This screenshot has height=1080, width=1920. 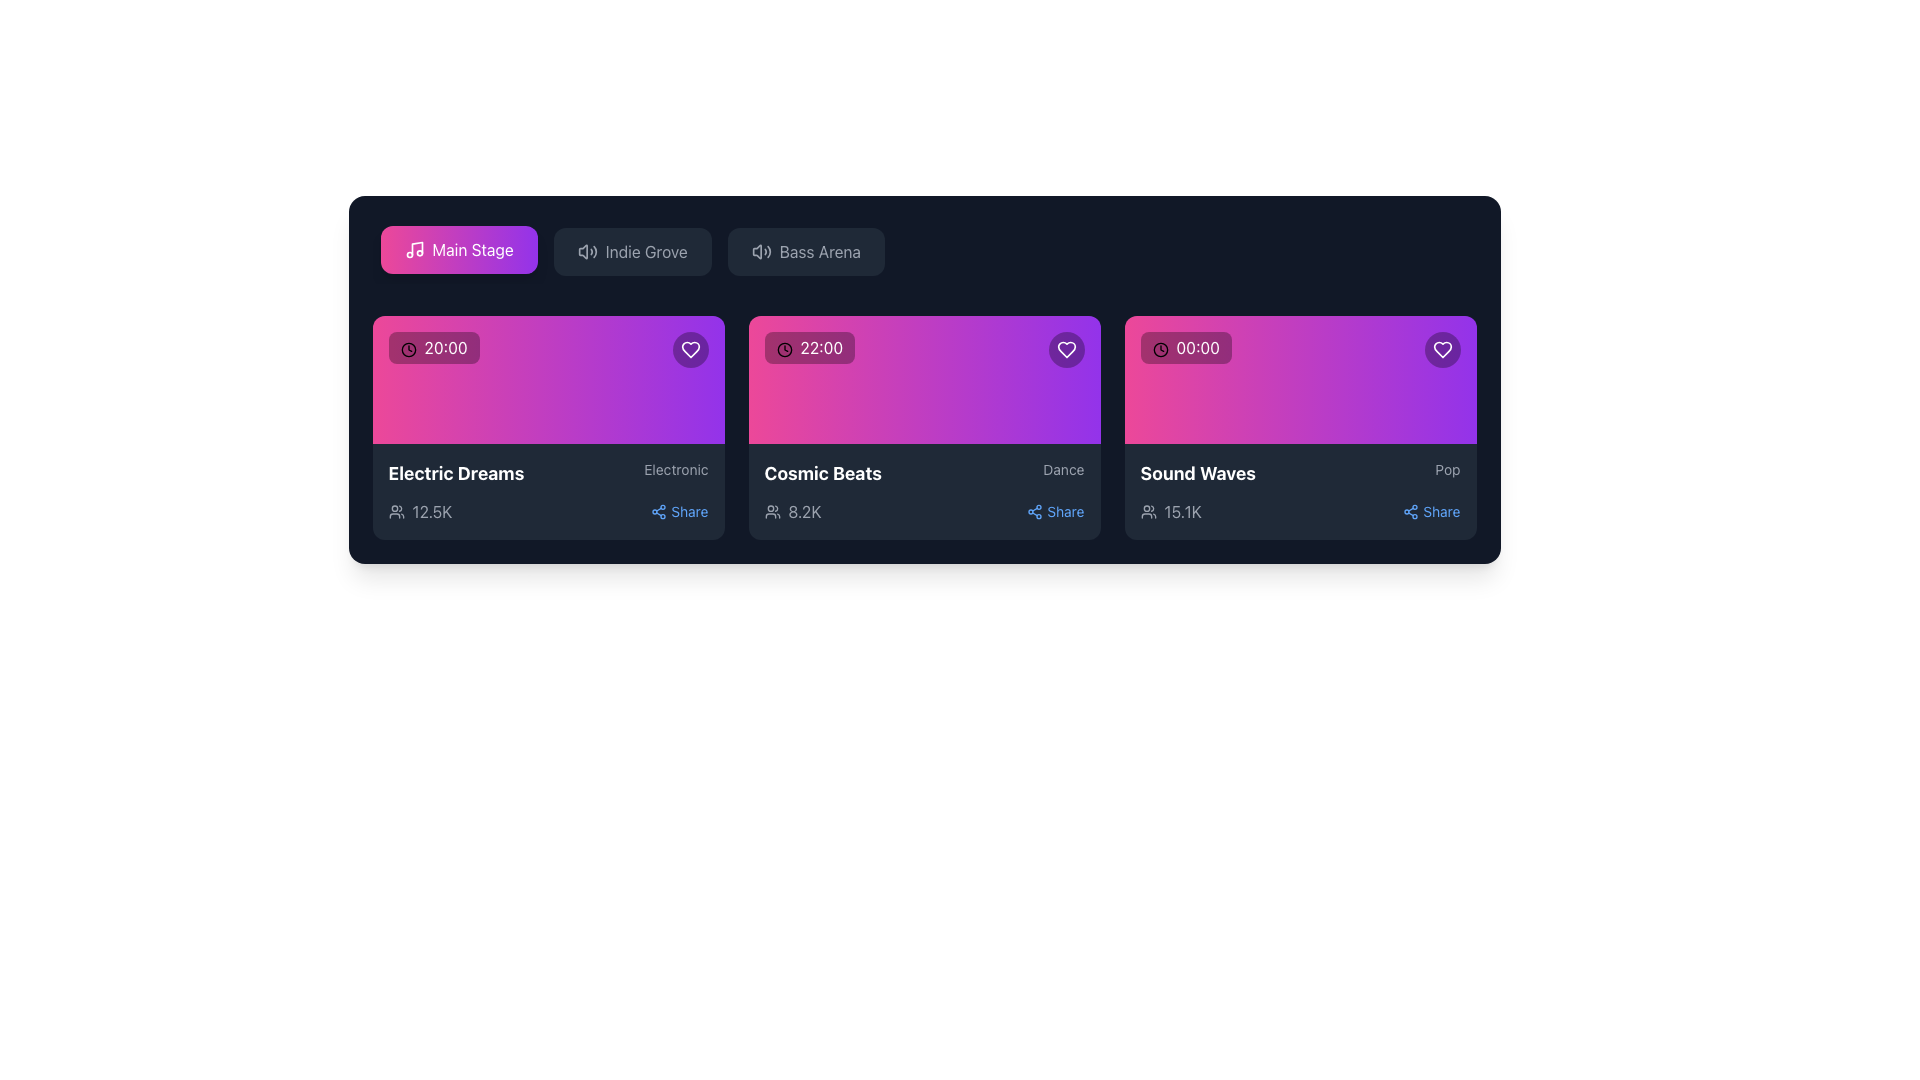 I want to click on the icons within the central event card that is part of a horizontally aligned set of three cards on a dark background, so click(x=923, y=380).